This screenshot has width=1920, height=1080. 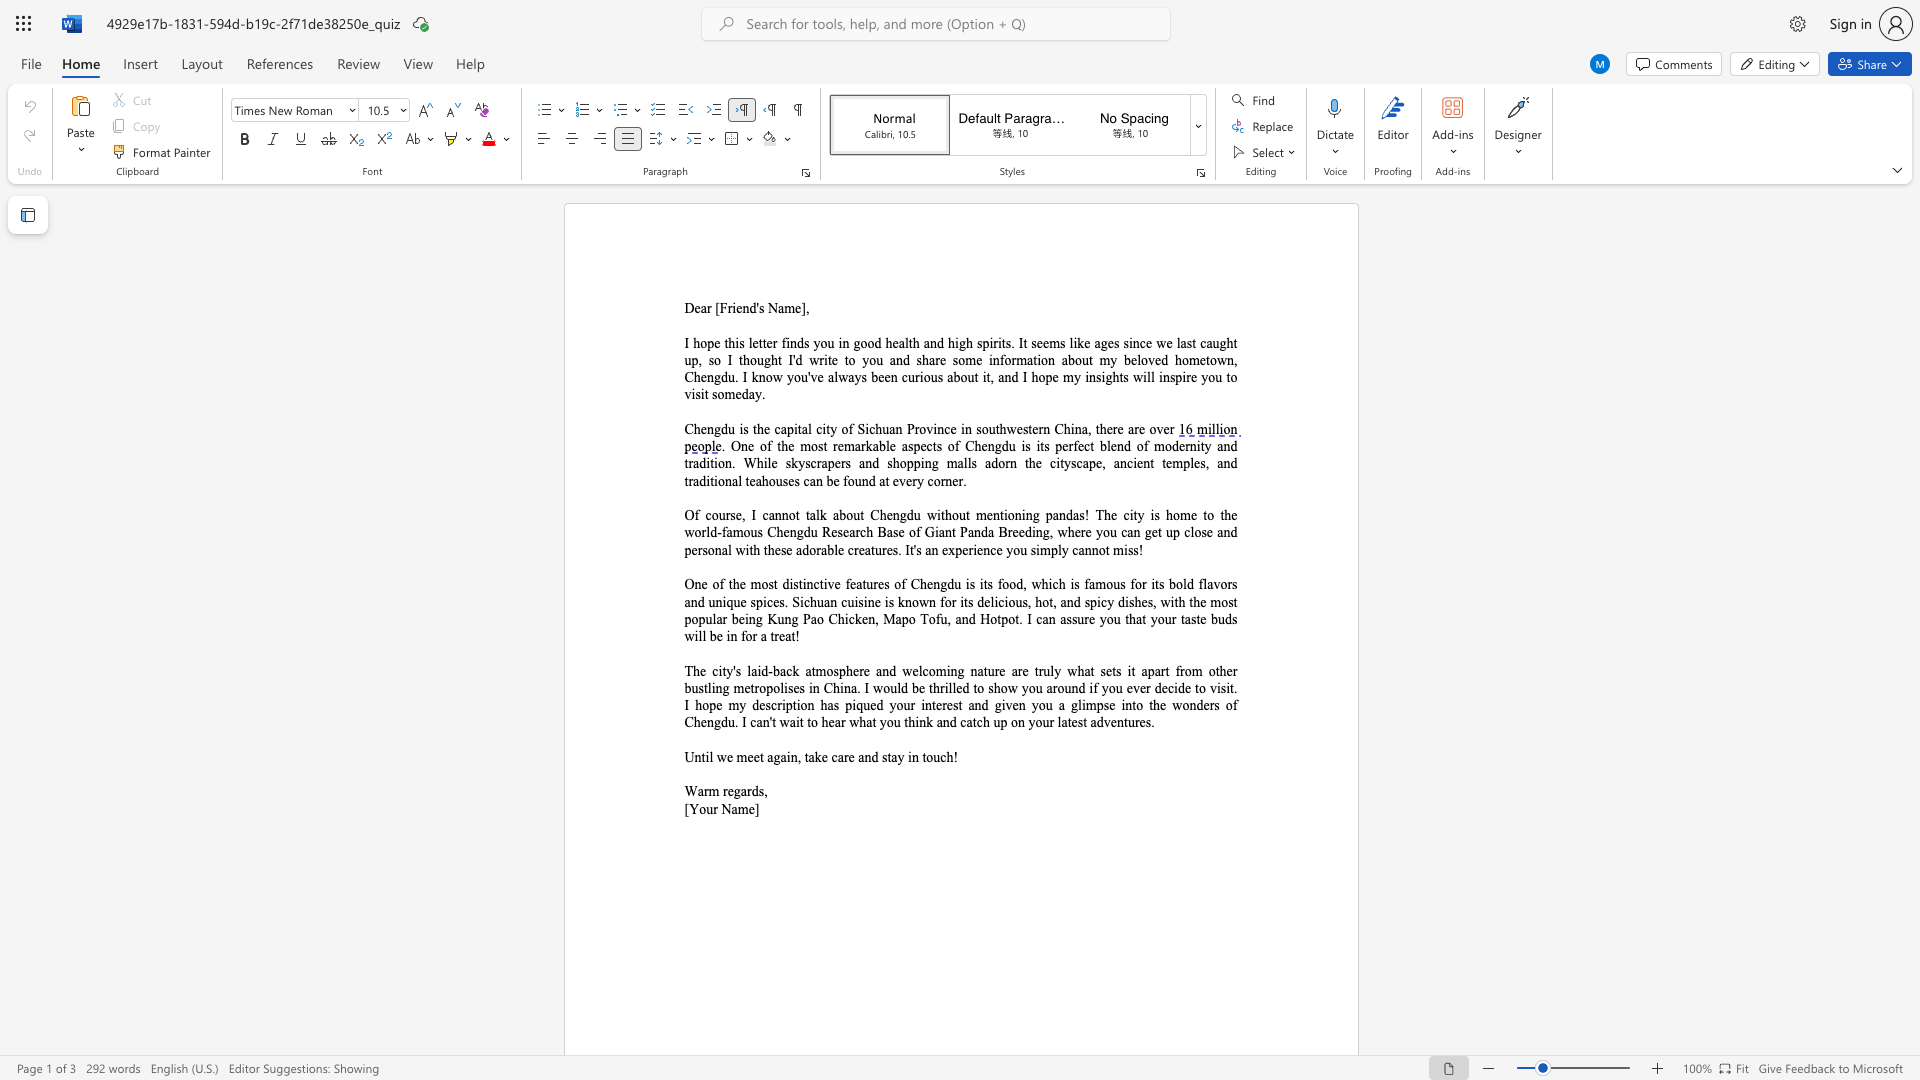 I want to click on the subset text "arm regards" within the text "Warm regards,", so click(x=697, y=790).